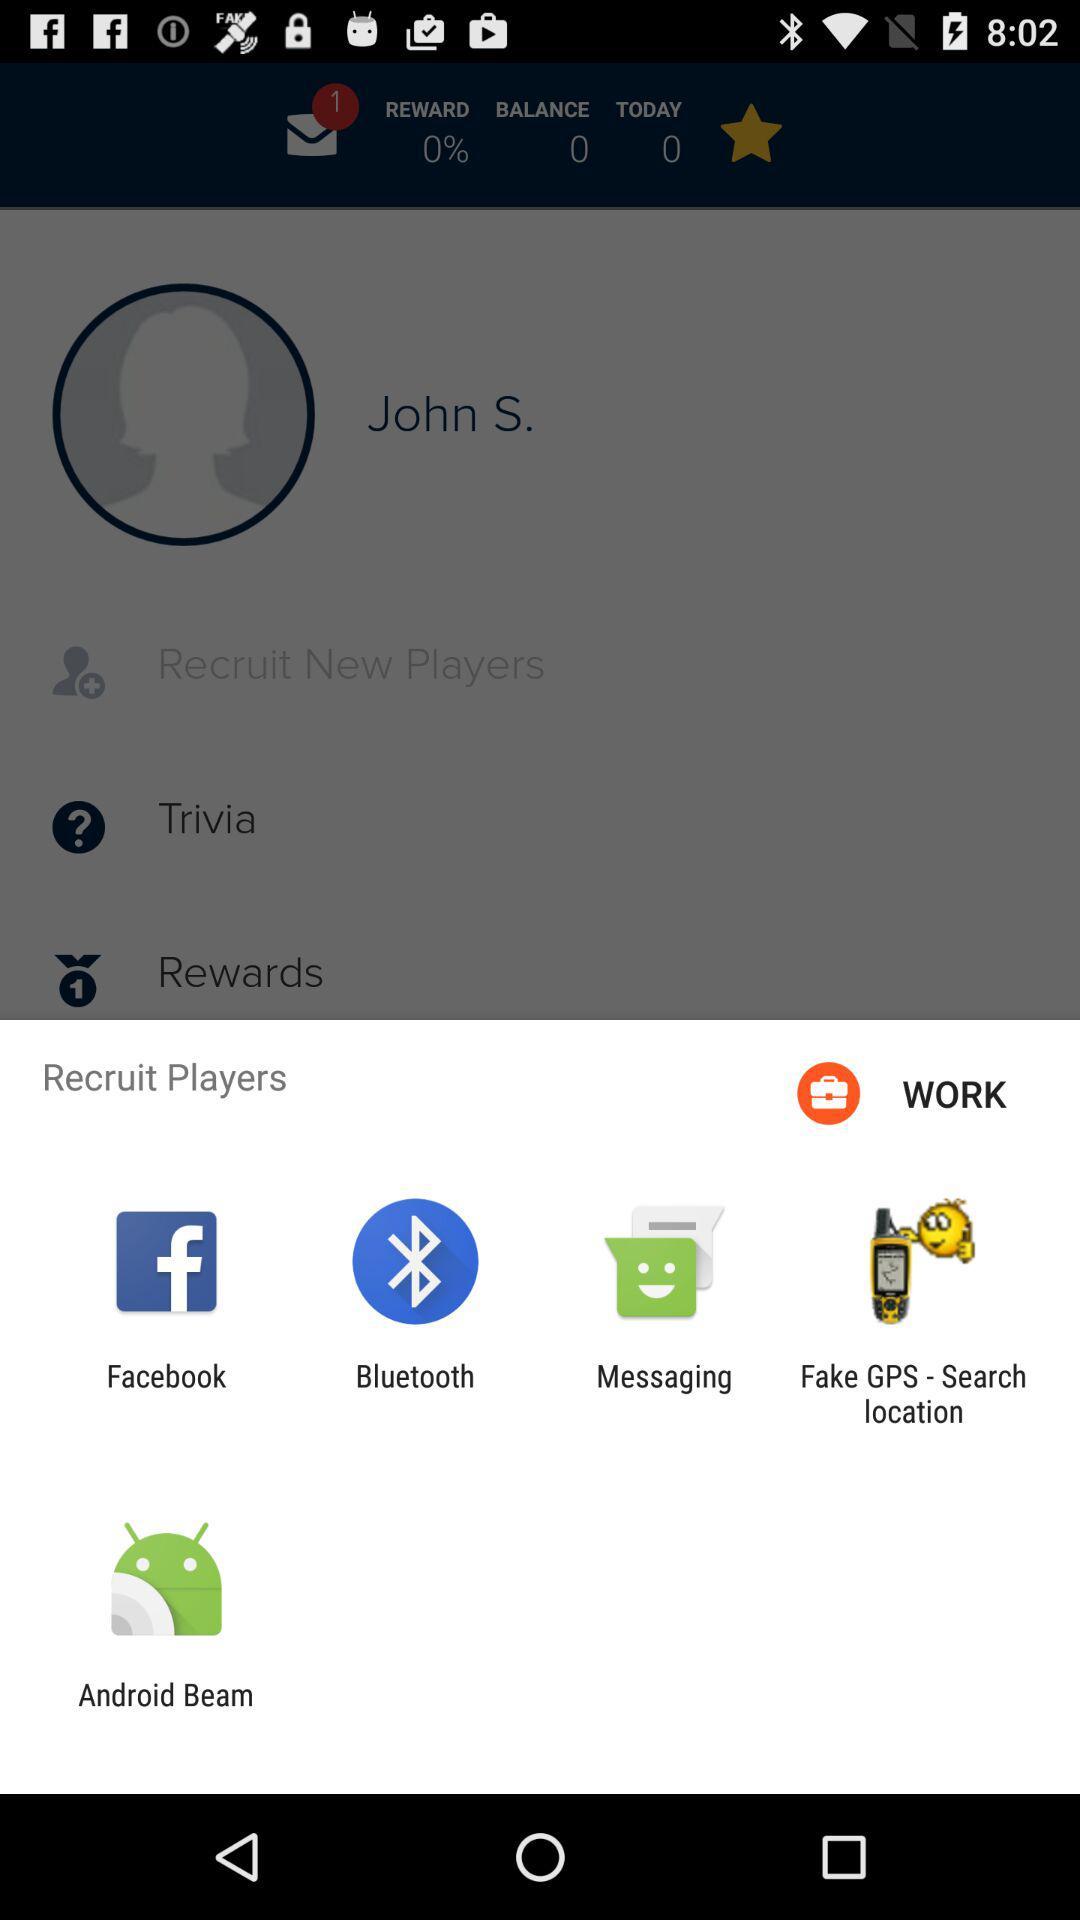 Image resolution: width=1080 pixels, height=1920 pixels. What do you see at coordinates (165, 1711) in the screenshot?
I see `android beam app` at bounding box center [165, 1711].